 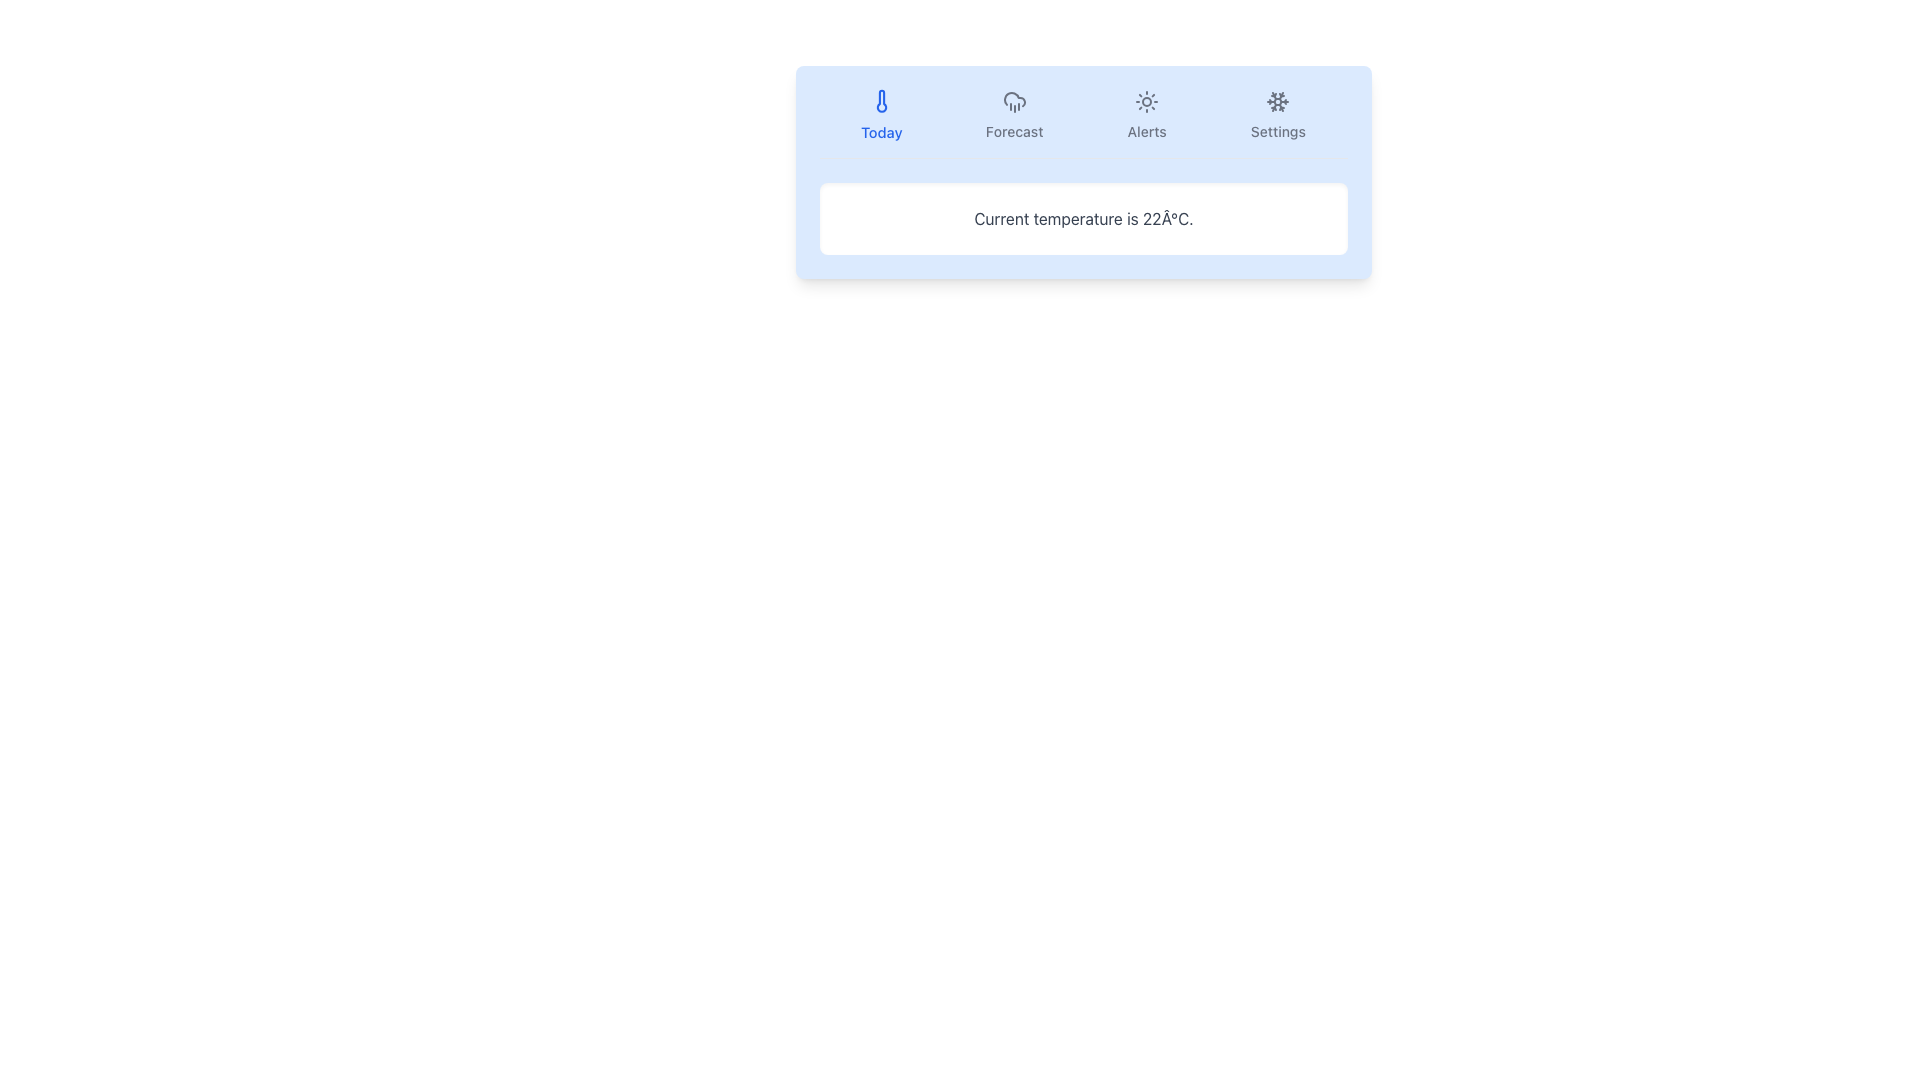 What do you see at coordinates (880, 101) in the screenshot?
I see `the 'Today' icon button located at the far left of the horizontal navigation menu` at bounding box center [880, 101].